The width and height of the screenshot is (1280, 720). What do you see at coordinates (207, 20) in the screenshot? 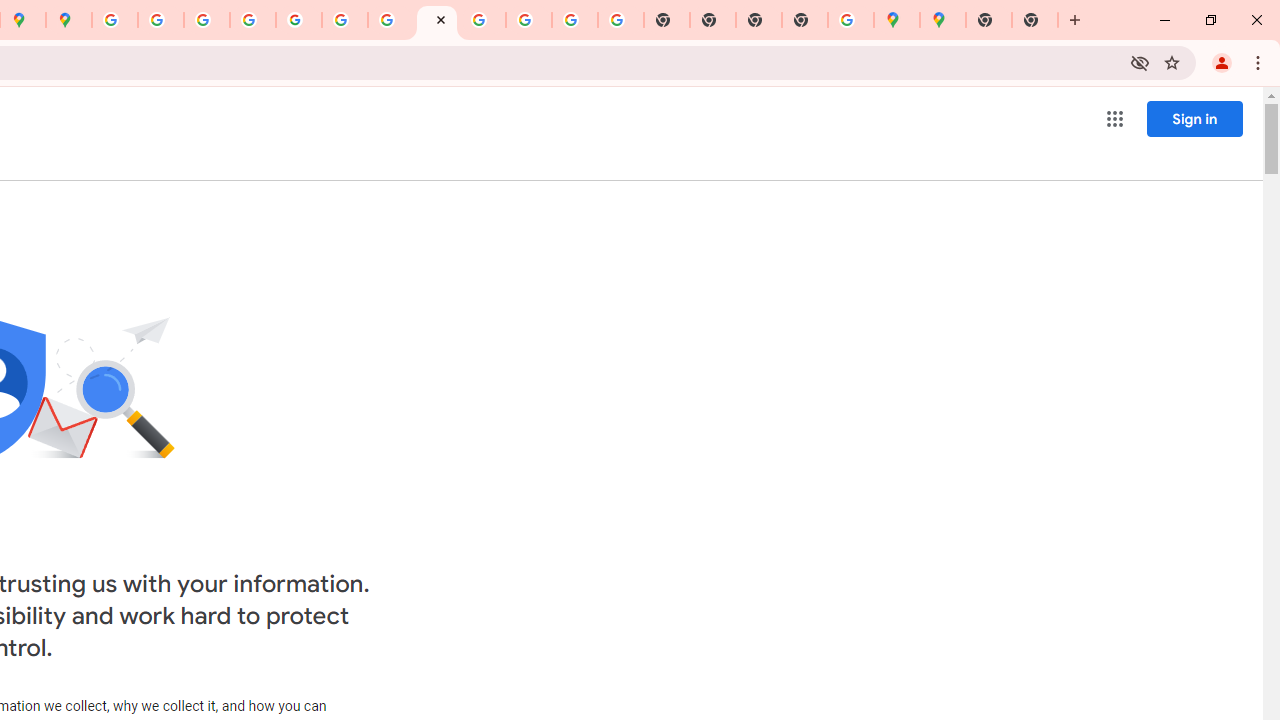
I see `'Privacy Help Center - Policies Help'` at bounding box center [207, 20].